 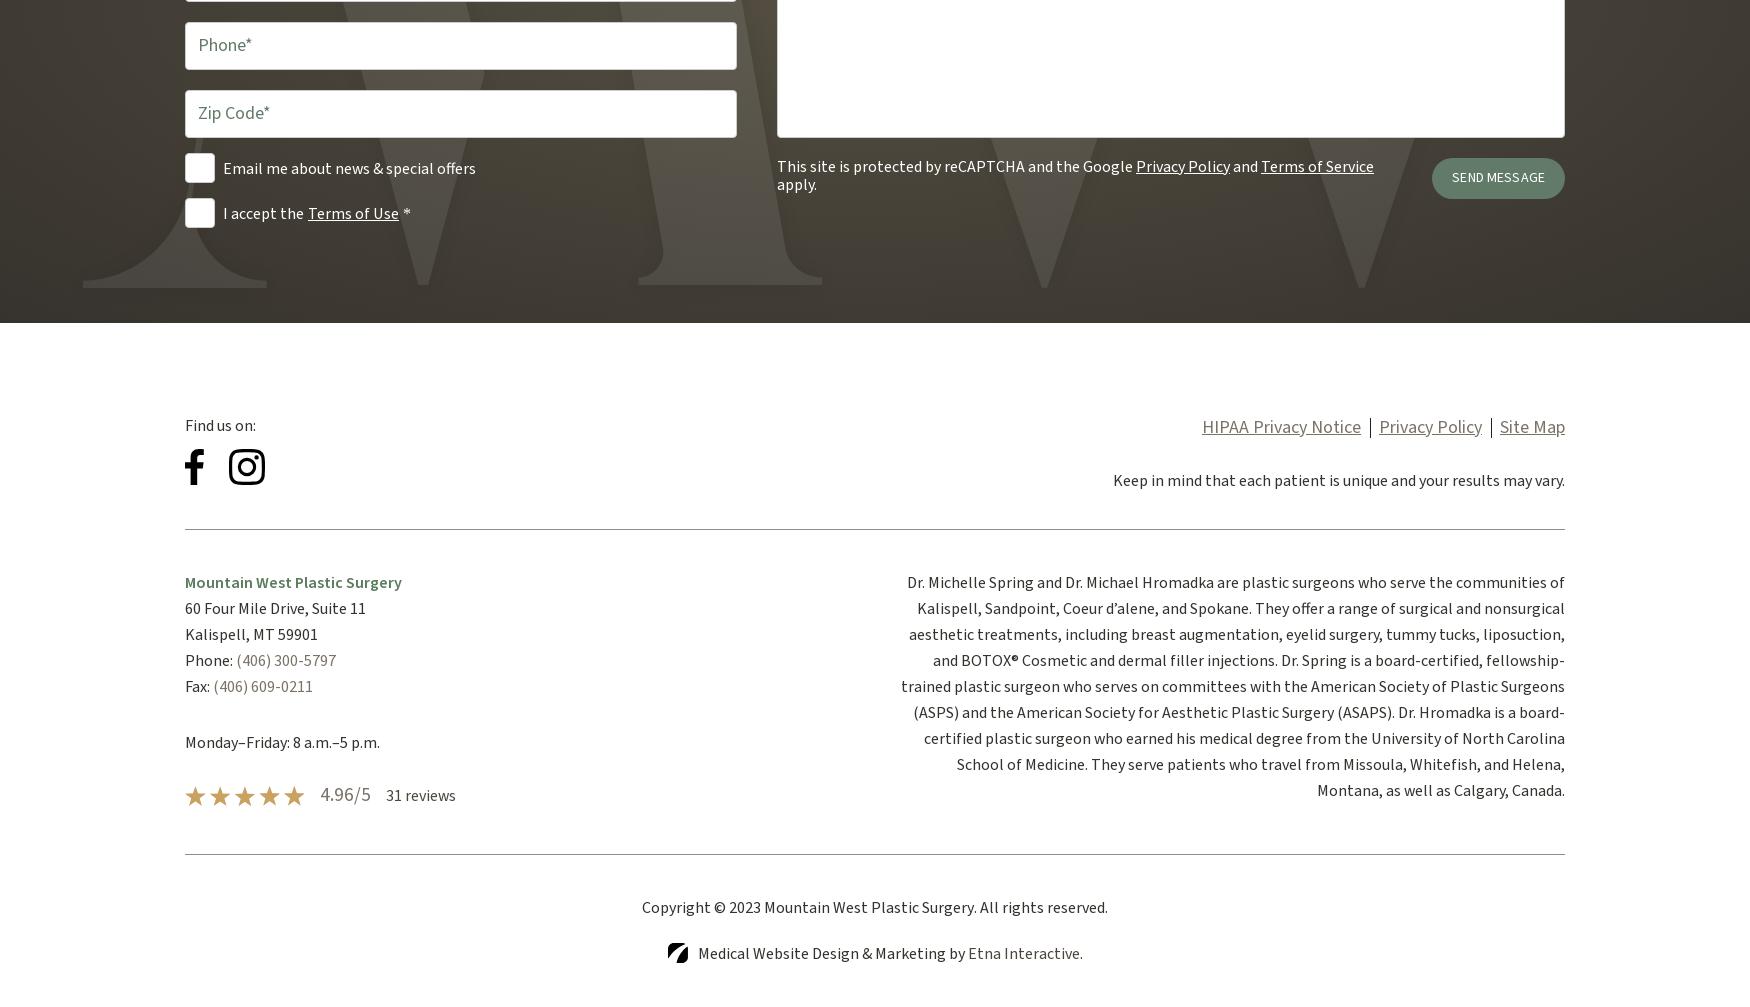 What do you see at coordinates (262, 213) in the screenshot?
I see `'I accept the'` at bounding box center [262, 213].